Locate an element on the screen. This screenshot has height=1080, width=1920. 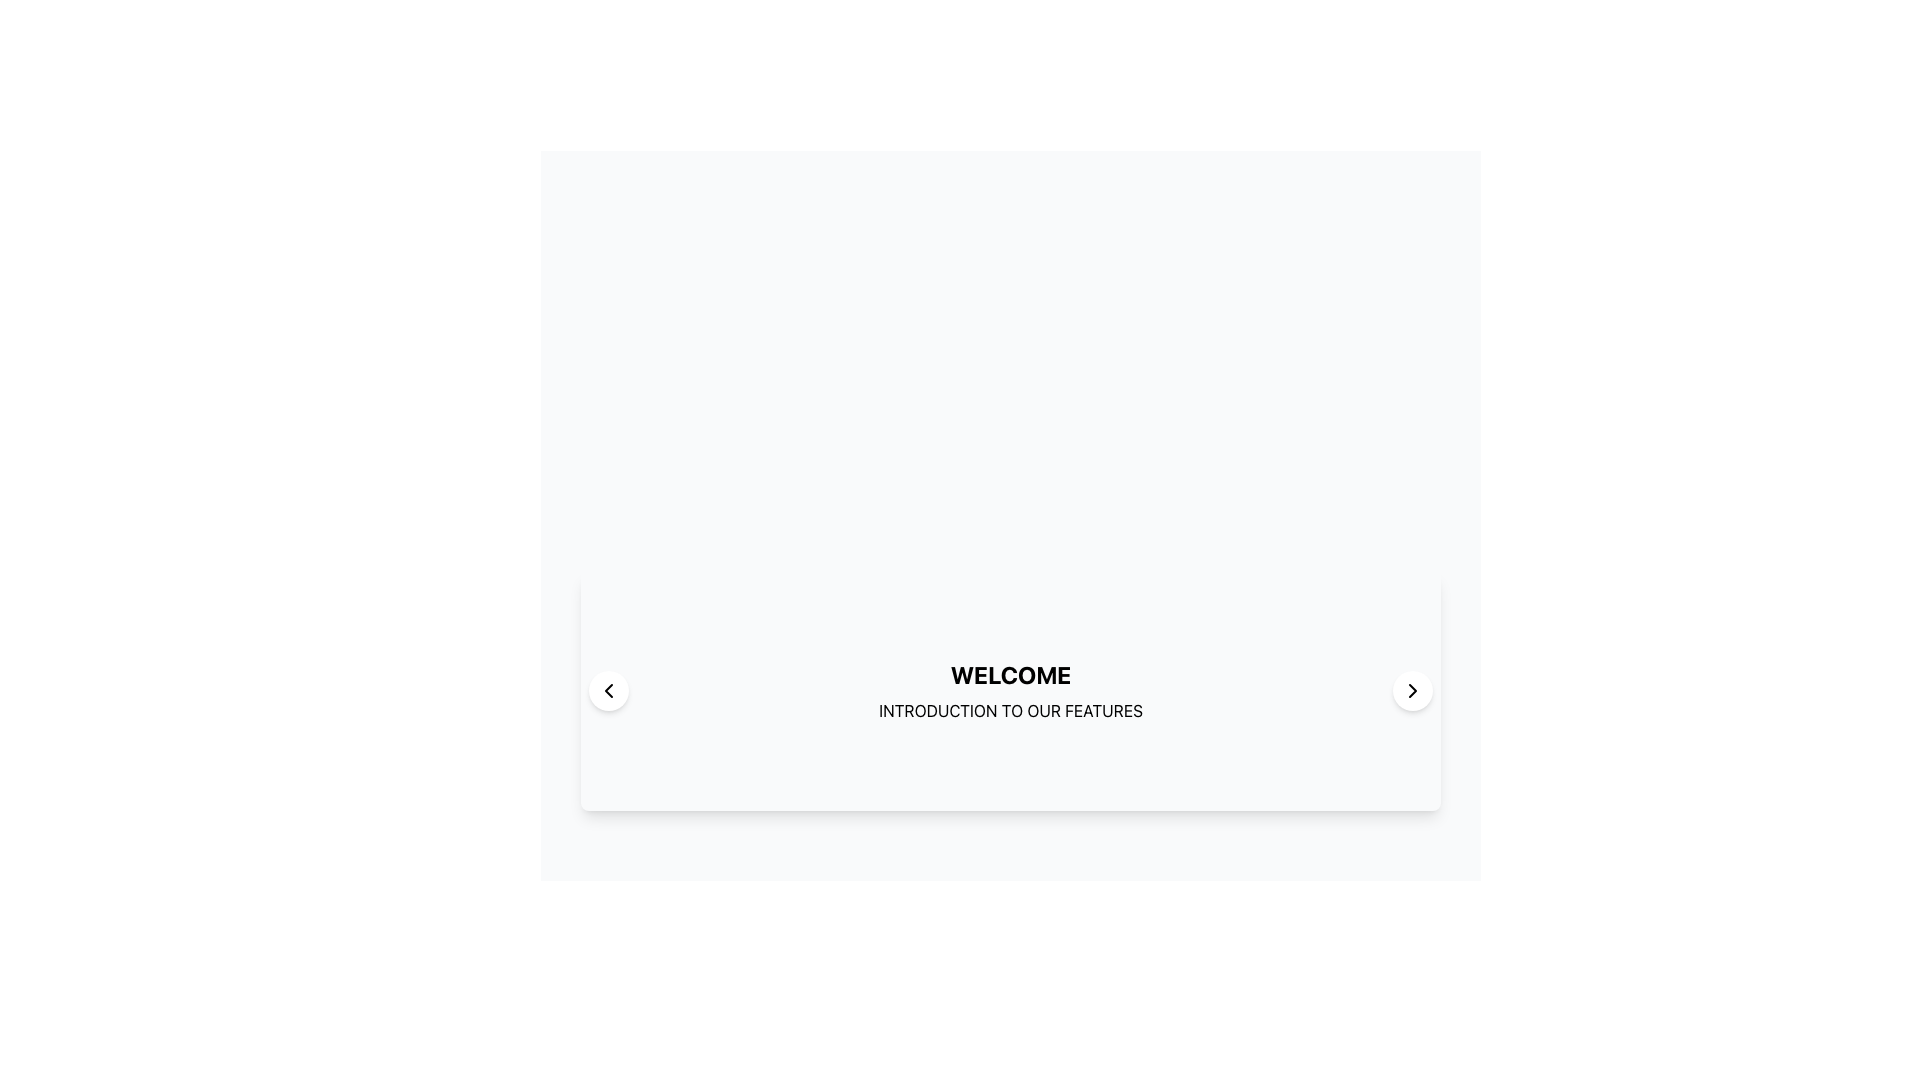
content displayed in the centered text element, which includes a header and subheader, positioned between navigation buttons is located at coordinates (1011, 689).